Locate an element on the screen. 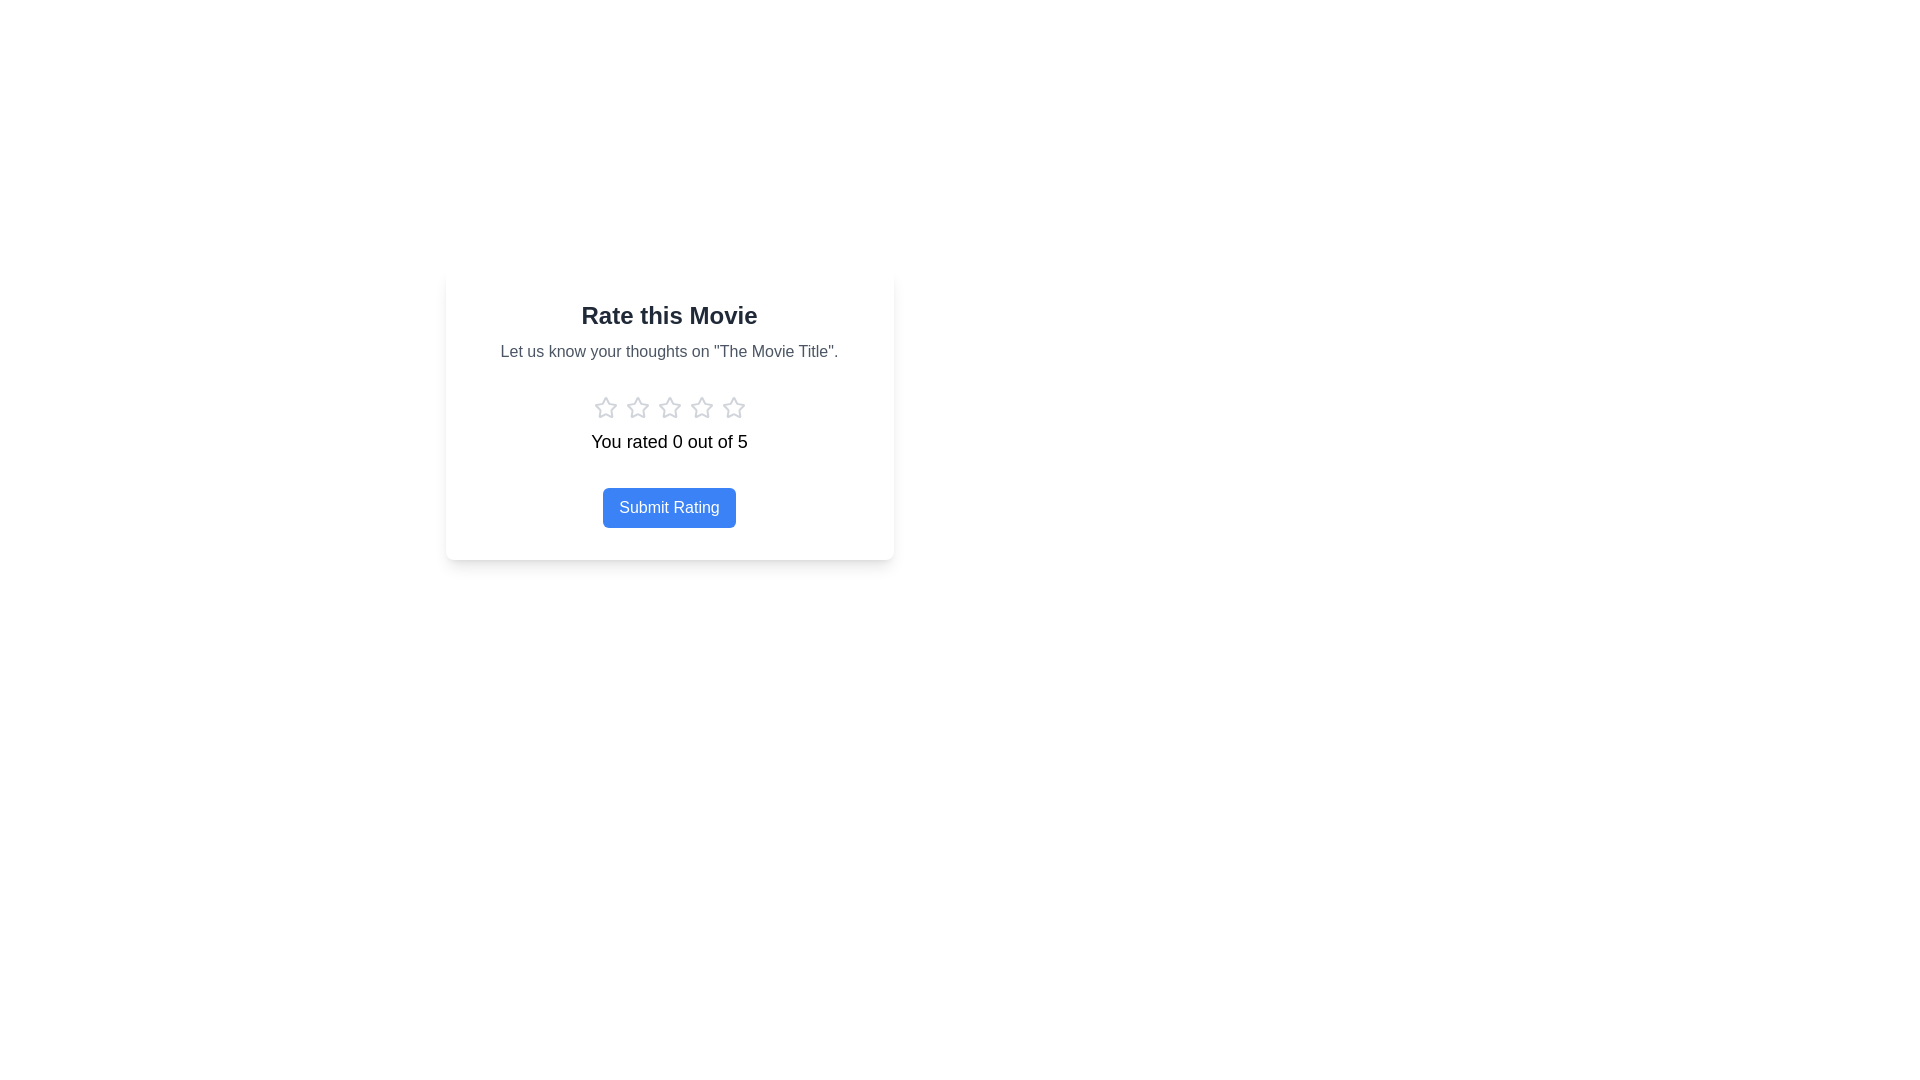 The width and height of the screenshot is (1920, 1080). the third star in the interactive rating widget below 'Rate this Movie' is located at coordinates (669, 407).